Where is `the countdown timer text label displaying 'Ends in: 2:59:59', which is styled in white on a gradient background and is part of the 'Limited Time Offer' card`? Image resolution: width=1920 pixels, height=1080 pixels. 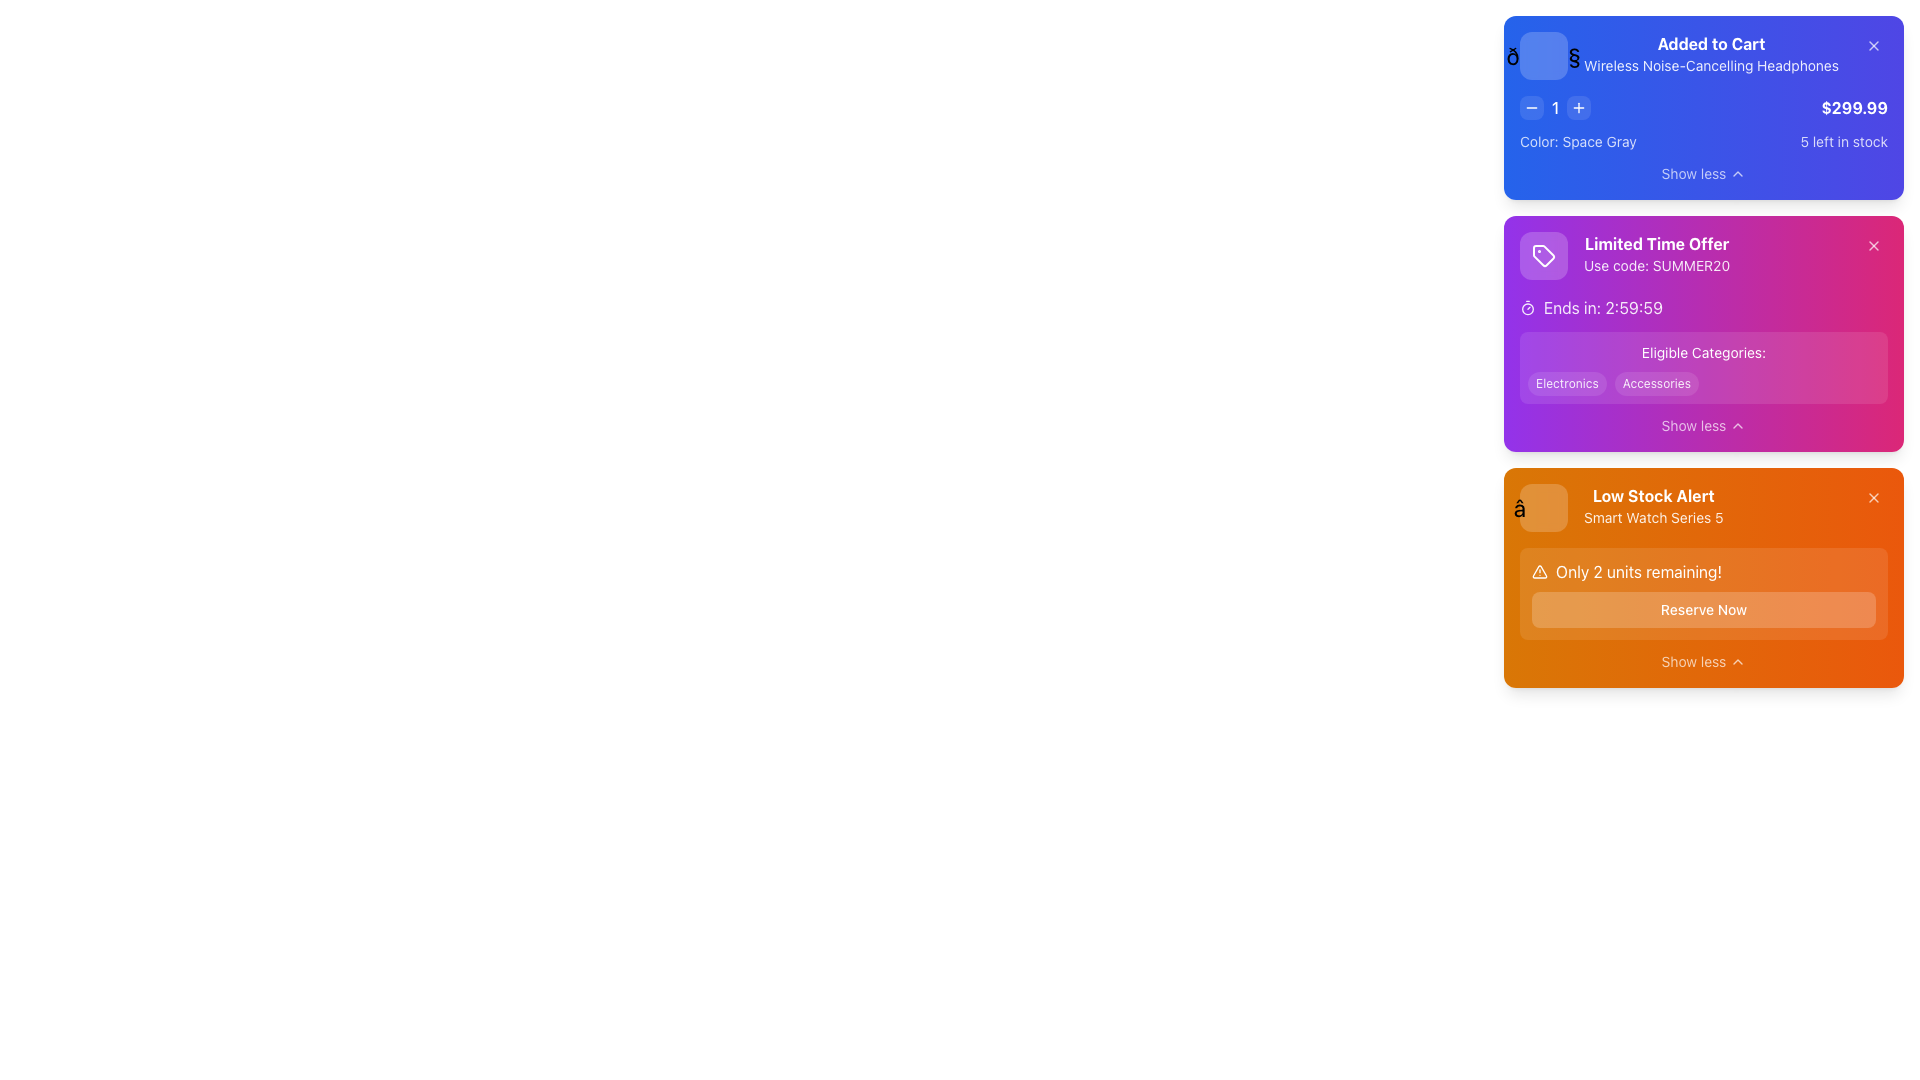 the countdown timer text label displaying 'Ends in: 2:59:59', which is styled in white on a gradient background and is part of the 'Limited Time Offer' card is located at coordinates (1603, 308).